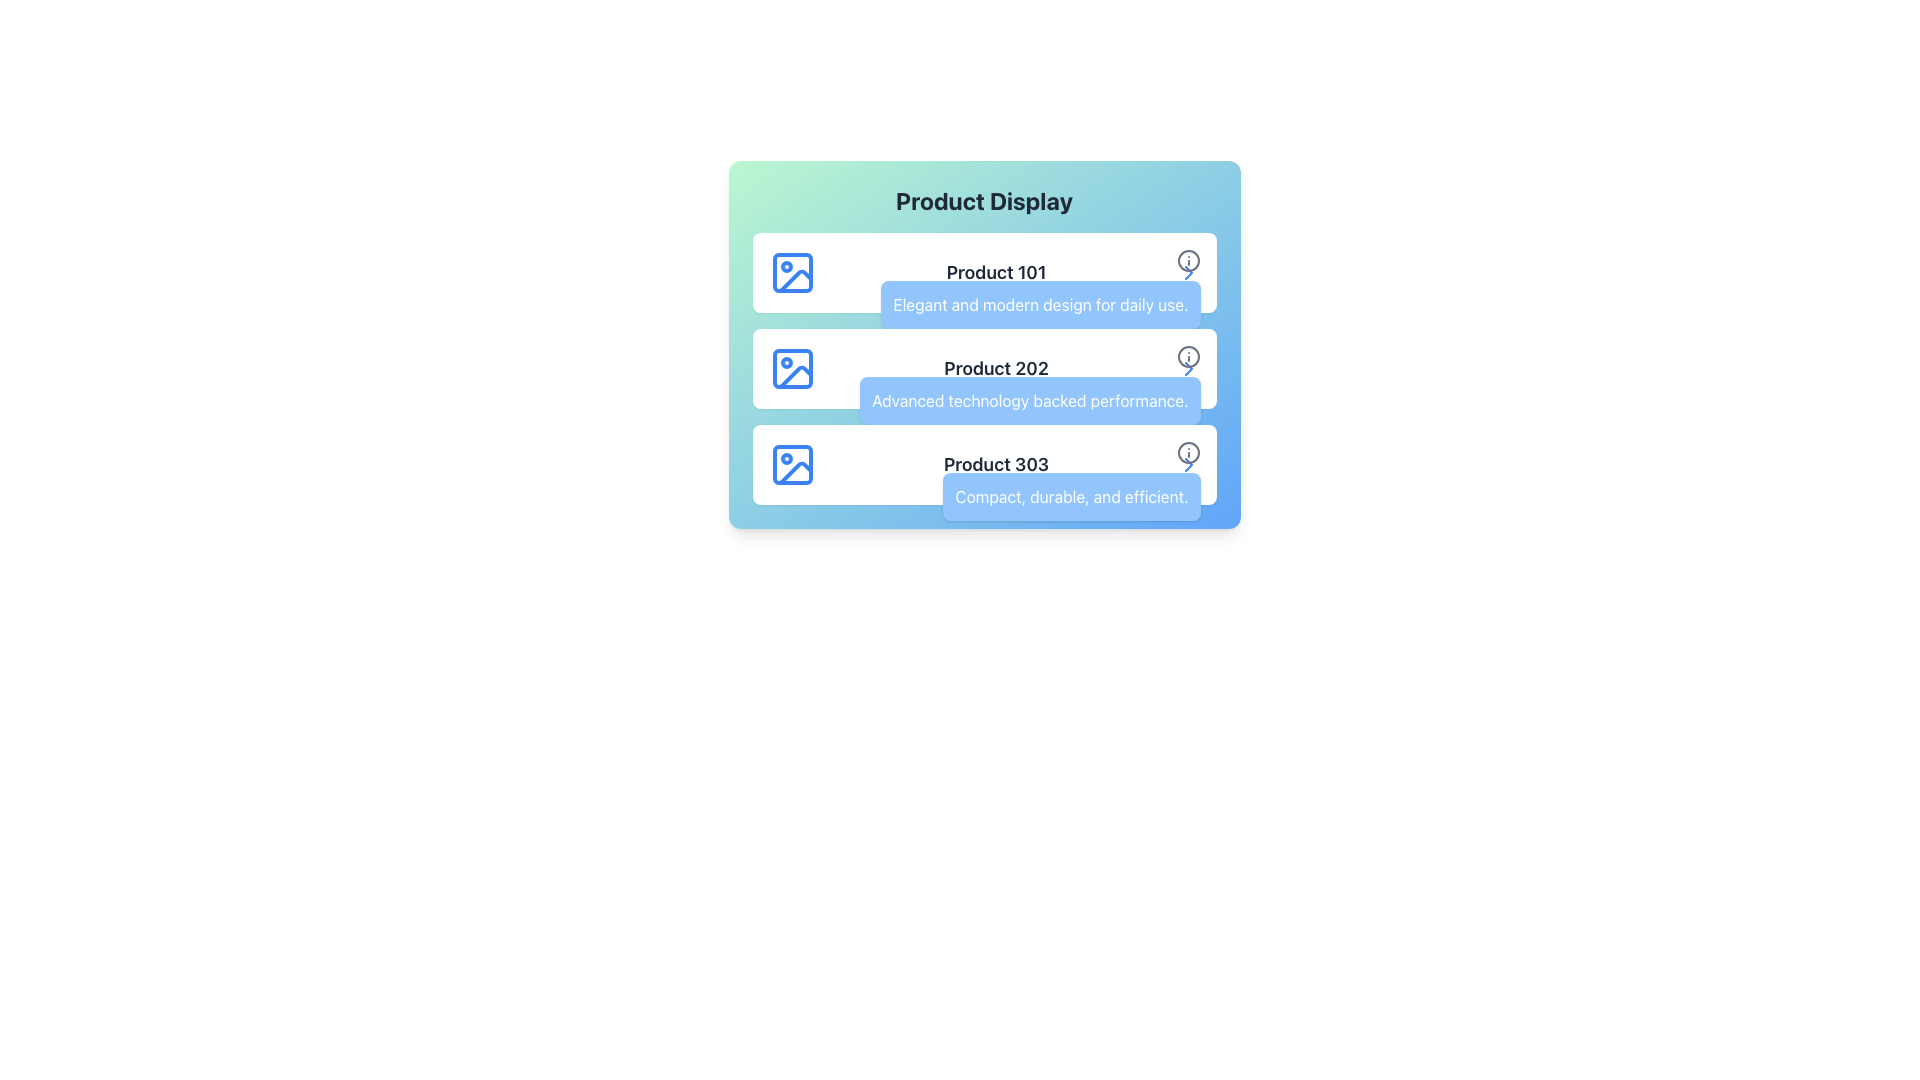 Image resolution: width=1920 pixels, height=1080 pixels. I want to click on the right-facing chevron arrow icon that is part of the third product's information icon in the 'Product Display' list, so click(1188, 465).